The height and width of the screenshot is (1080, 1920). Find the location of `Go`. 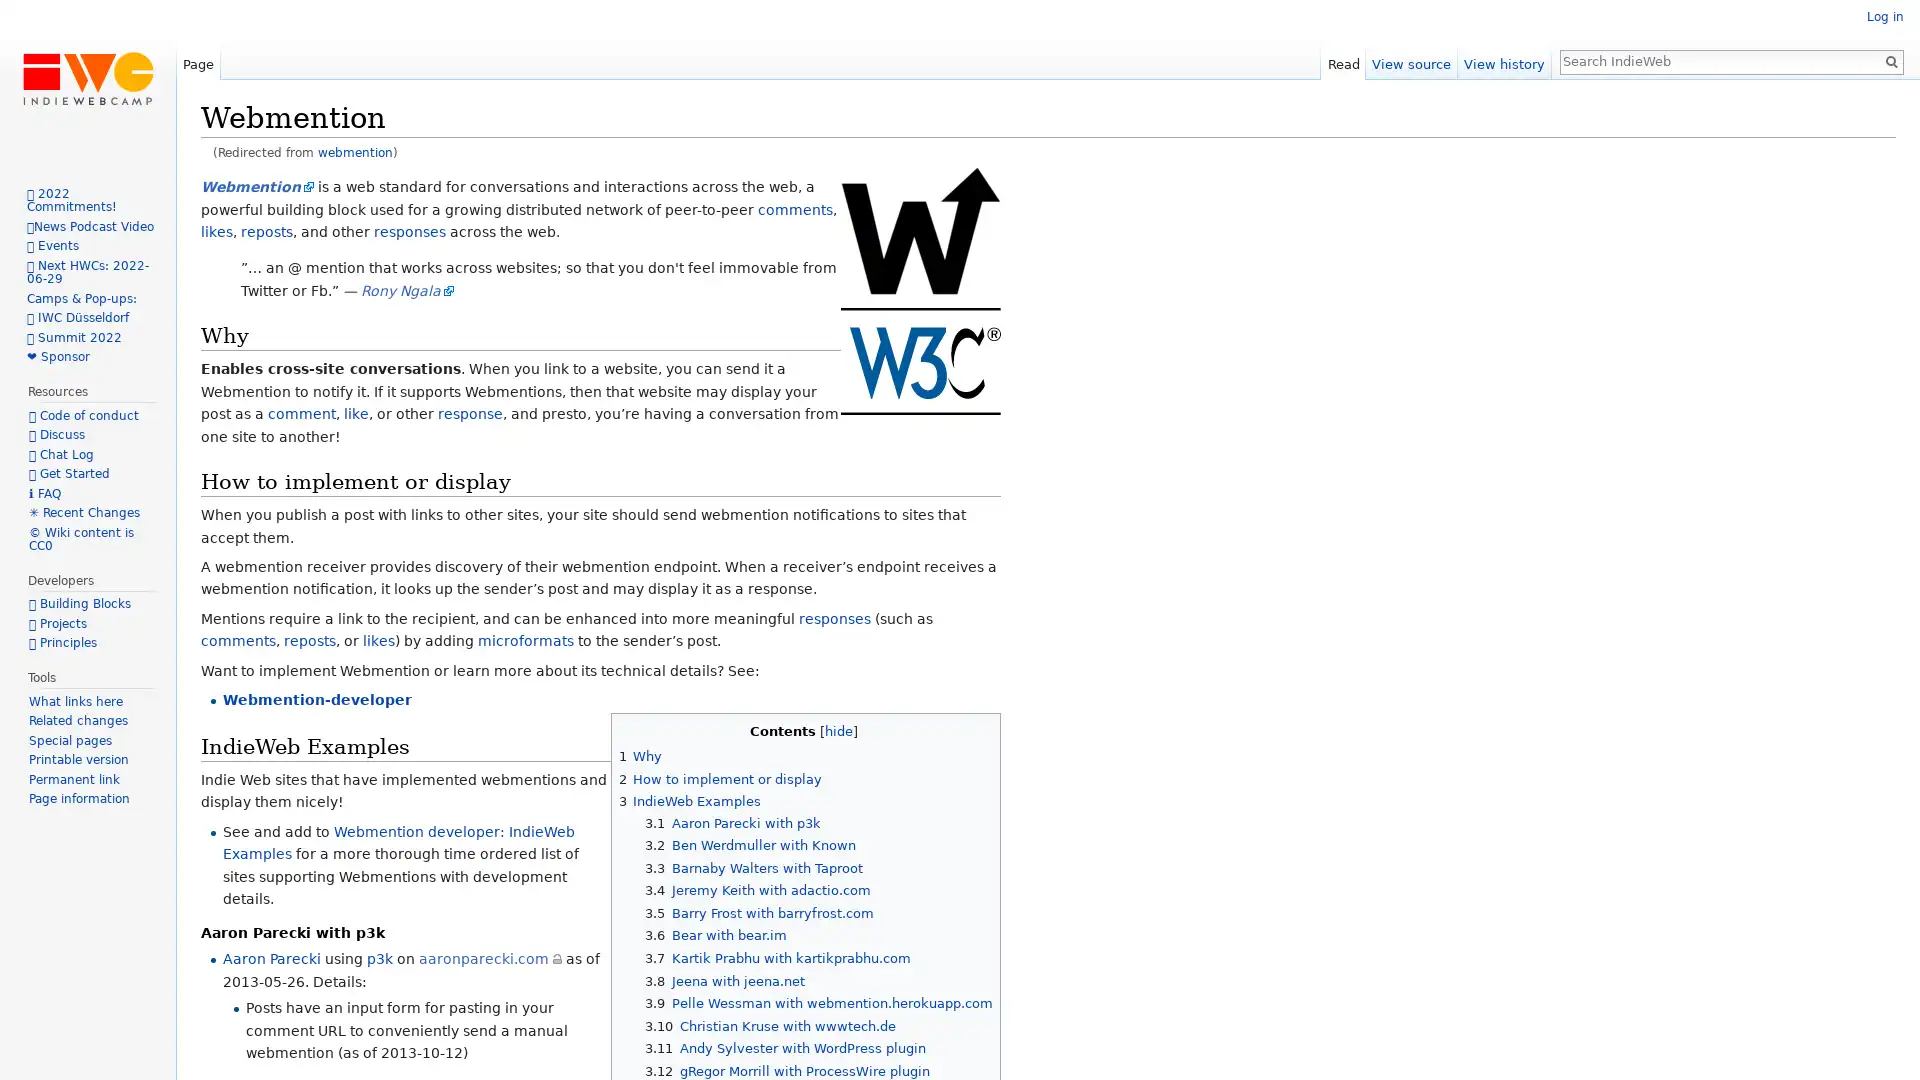

Go is located at coordinates (1890, 60).